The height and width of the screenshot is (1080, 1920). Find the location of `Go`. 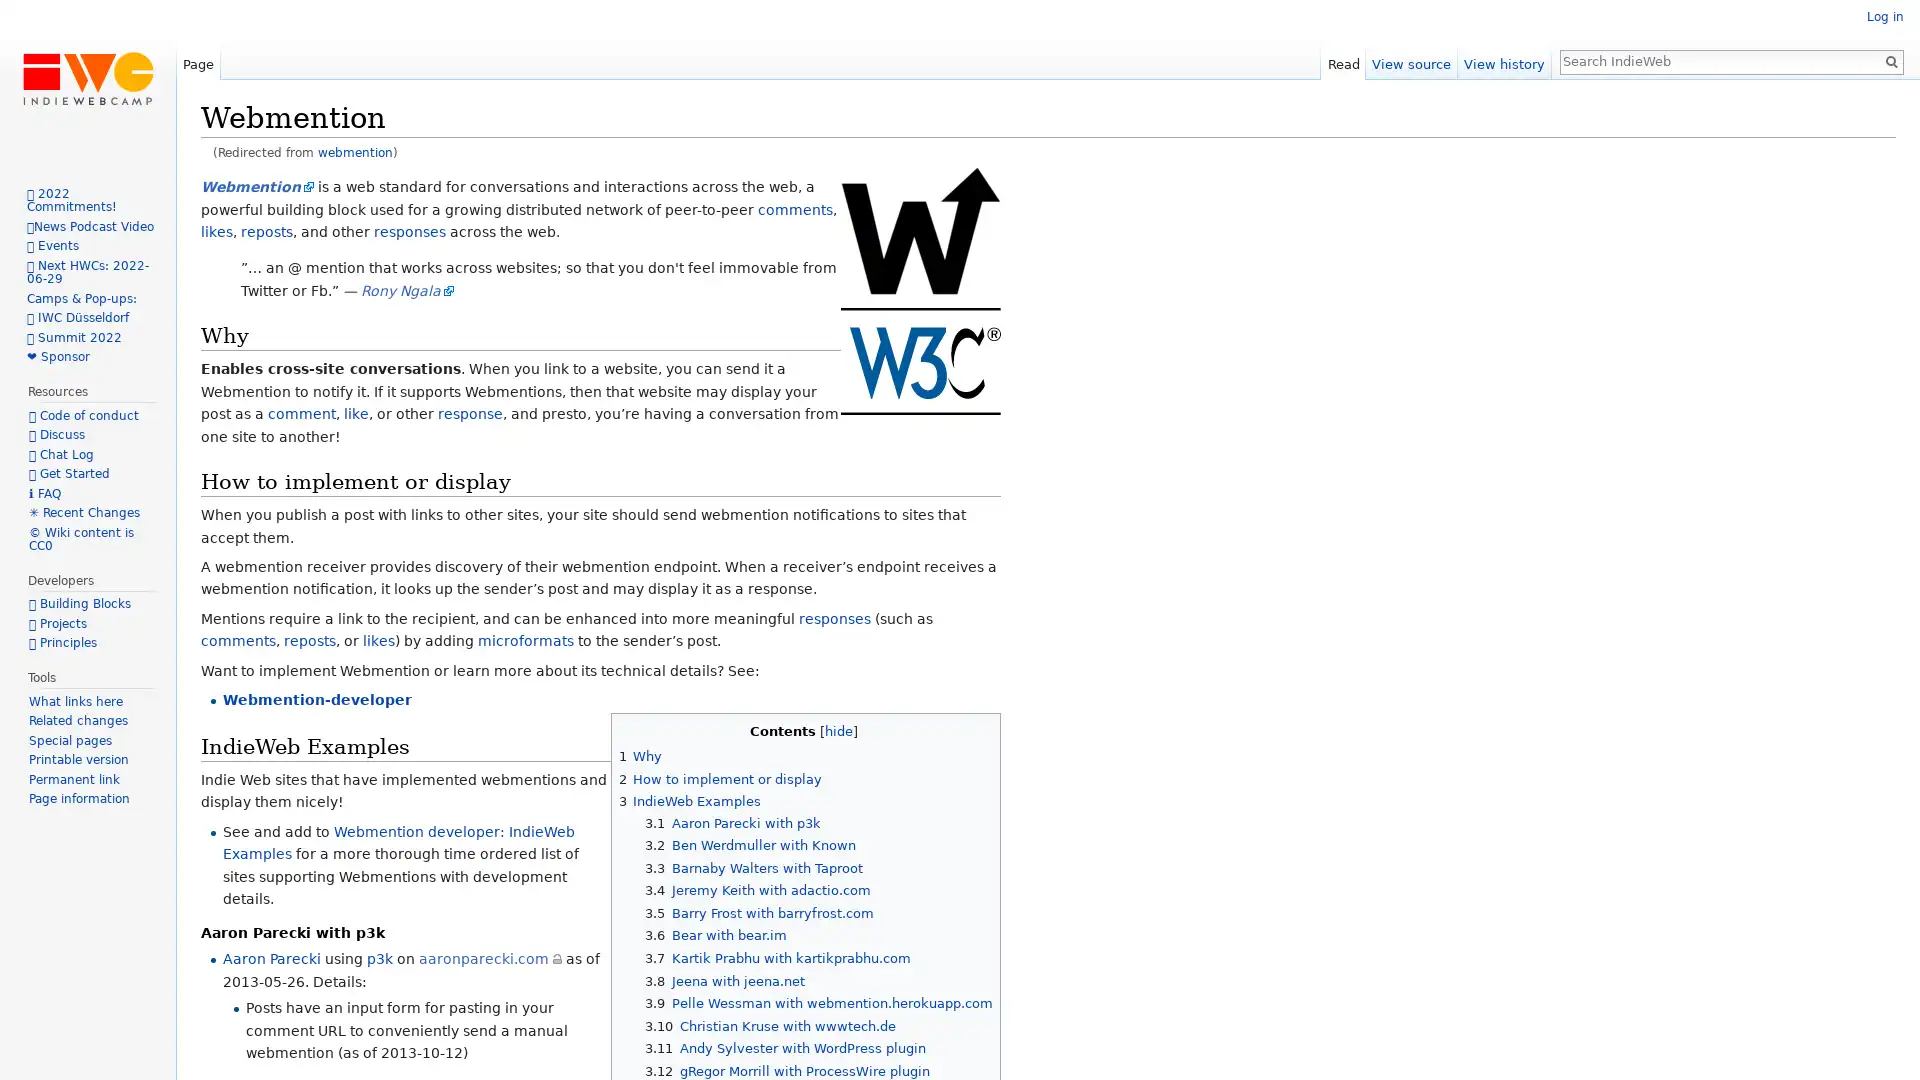

Go is located at coordinates (1890, 60).